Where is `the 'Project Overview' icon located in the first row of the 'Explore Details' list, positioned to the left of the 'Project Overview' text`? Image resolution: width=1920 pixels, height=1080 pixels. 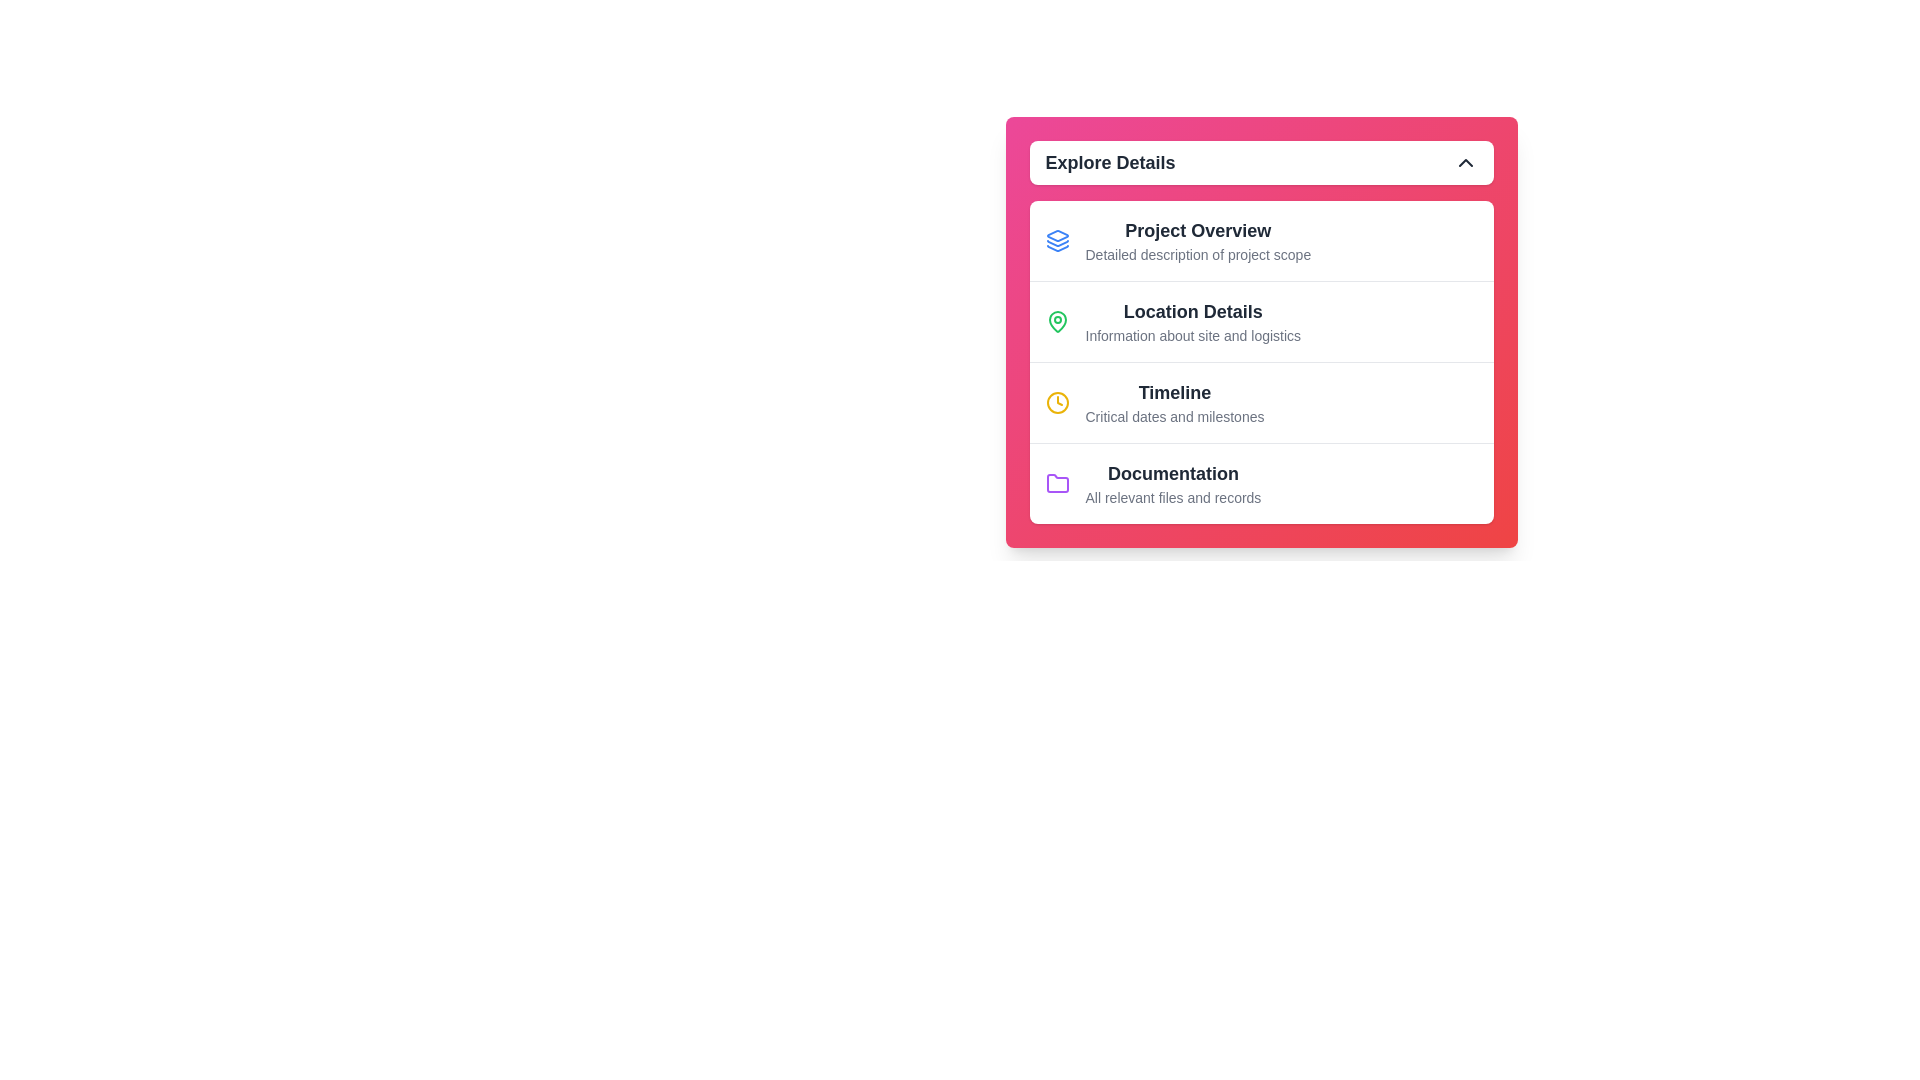 the 'Project Overview' icon located in the first row of the 'Explore Details' list, positioned to the left of the 'Project Overview' text is located at coordinates (1056, 239).